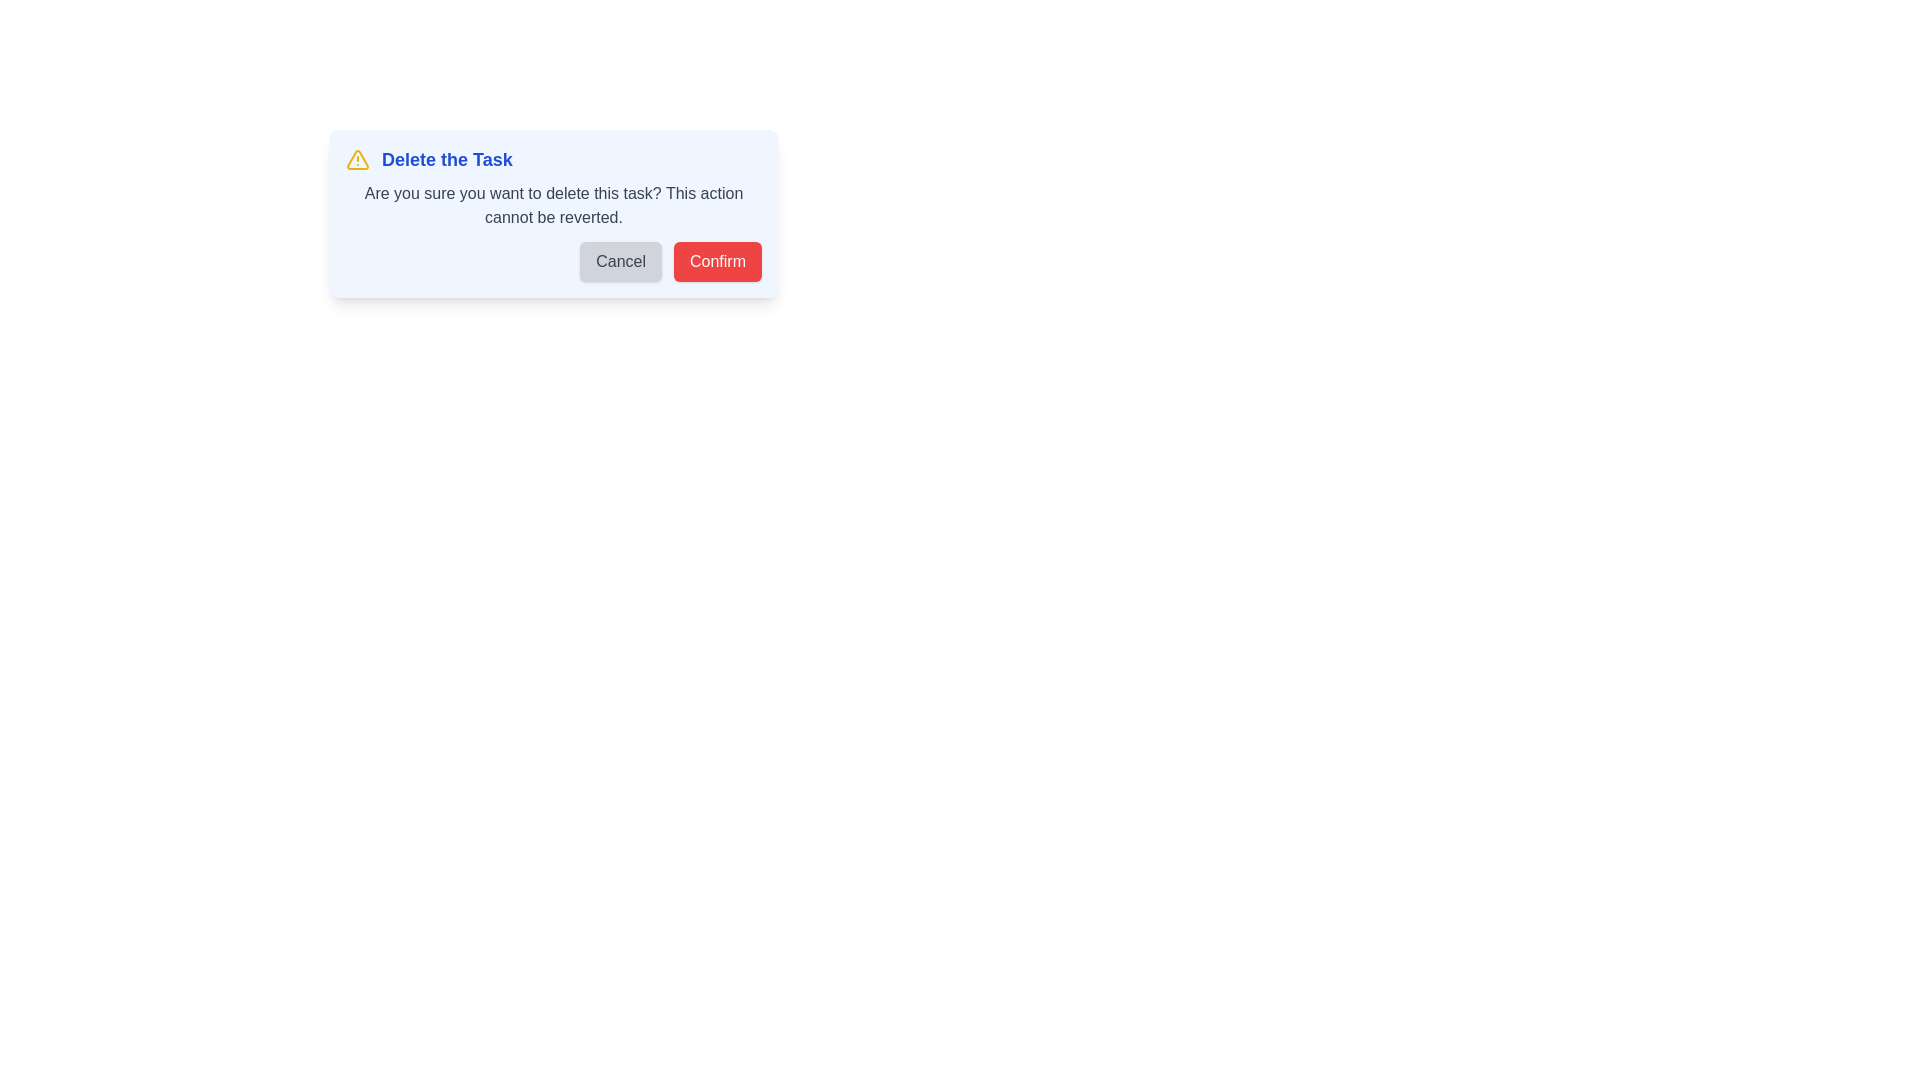 Image resolution: width=1920 pixels, height=1080 pixels. What do you see at coordinates (358, 158) in the screenshot?
I see `the alert icon located to the left of the title text in the 'Delete the Task' modal dialogue box, above the confirmation buttons` at bounding box center [358, 158].